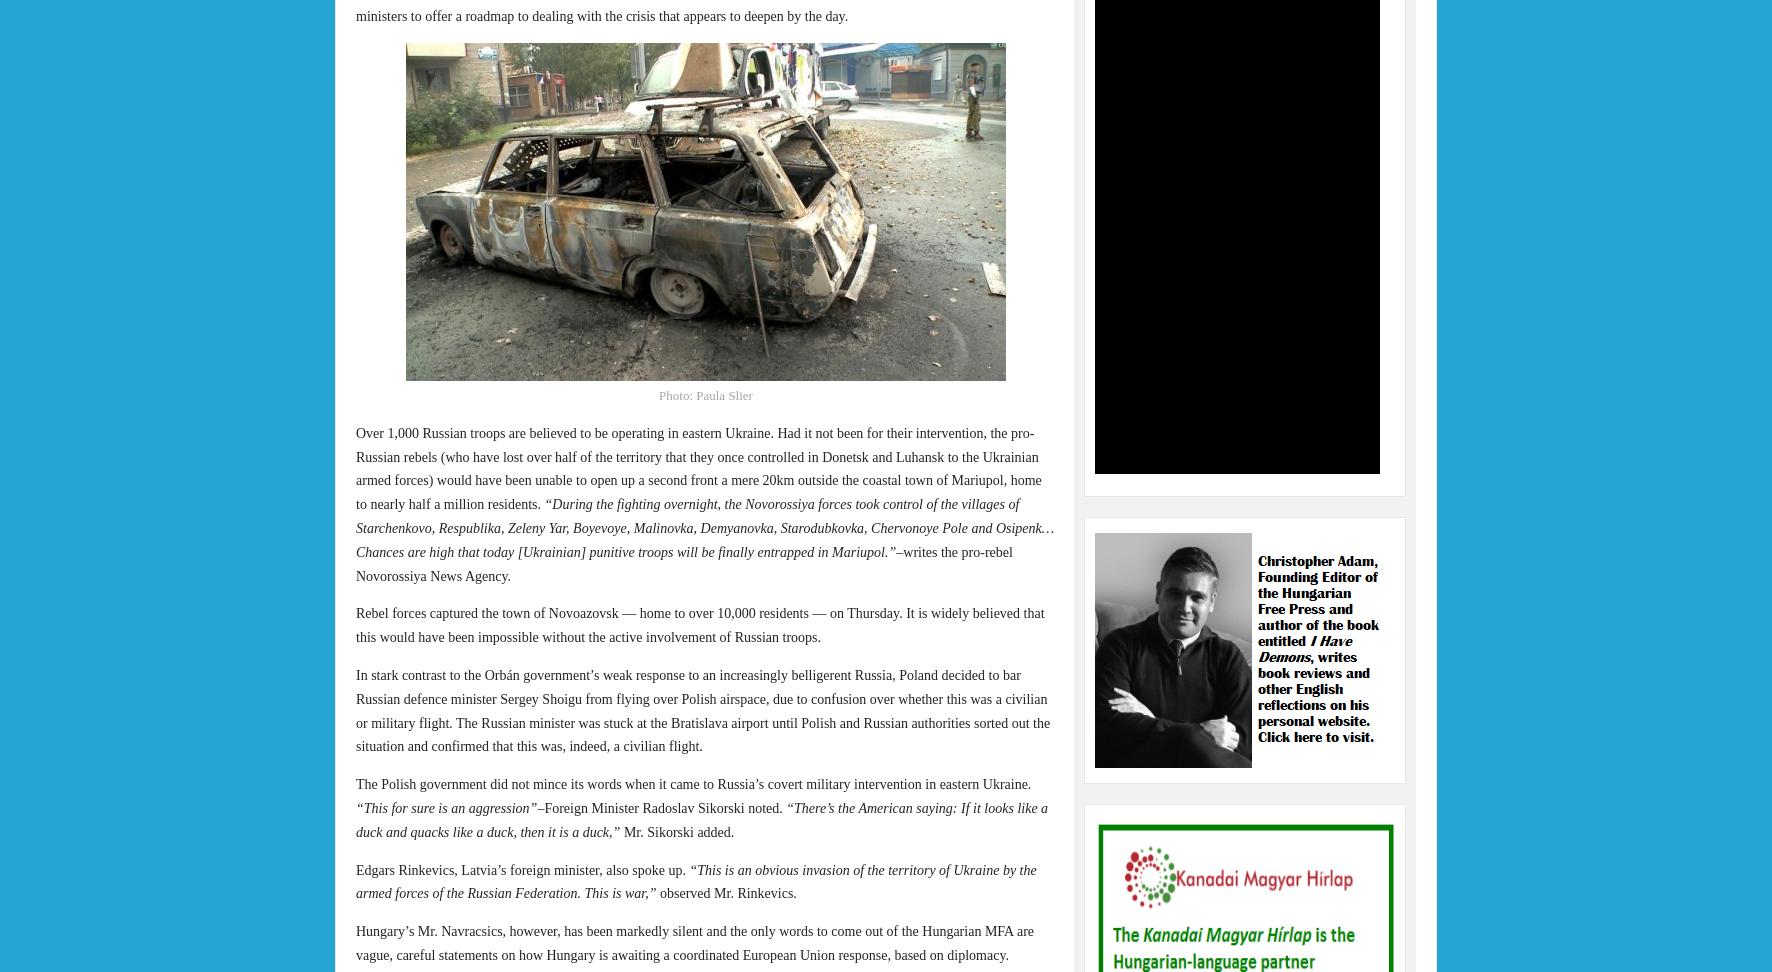  I want to click on 'observed Mr. Rinkevics.', so click(724, 893).